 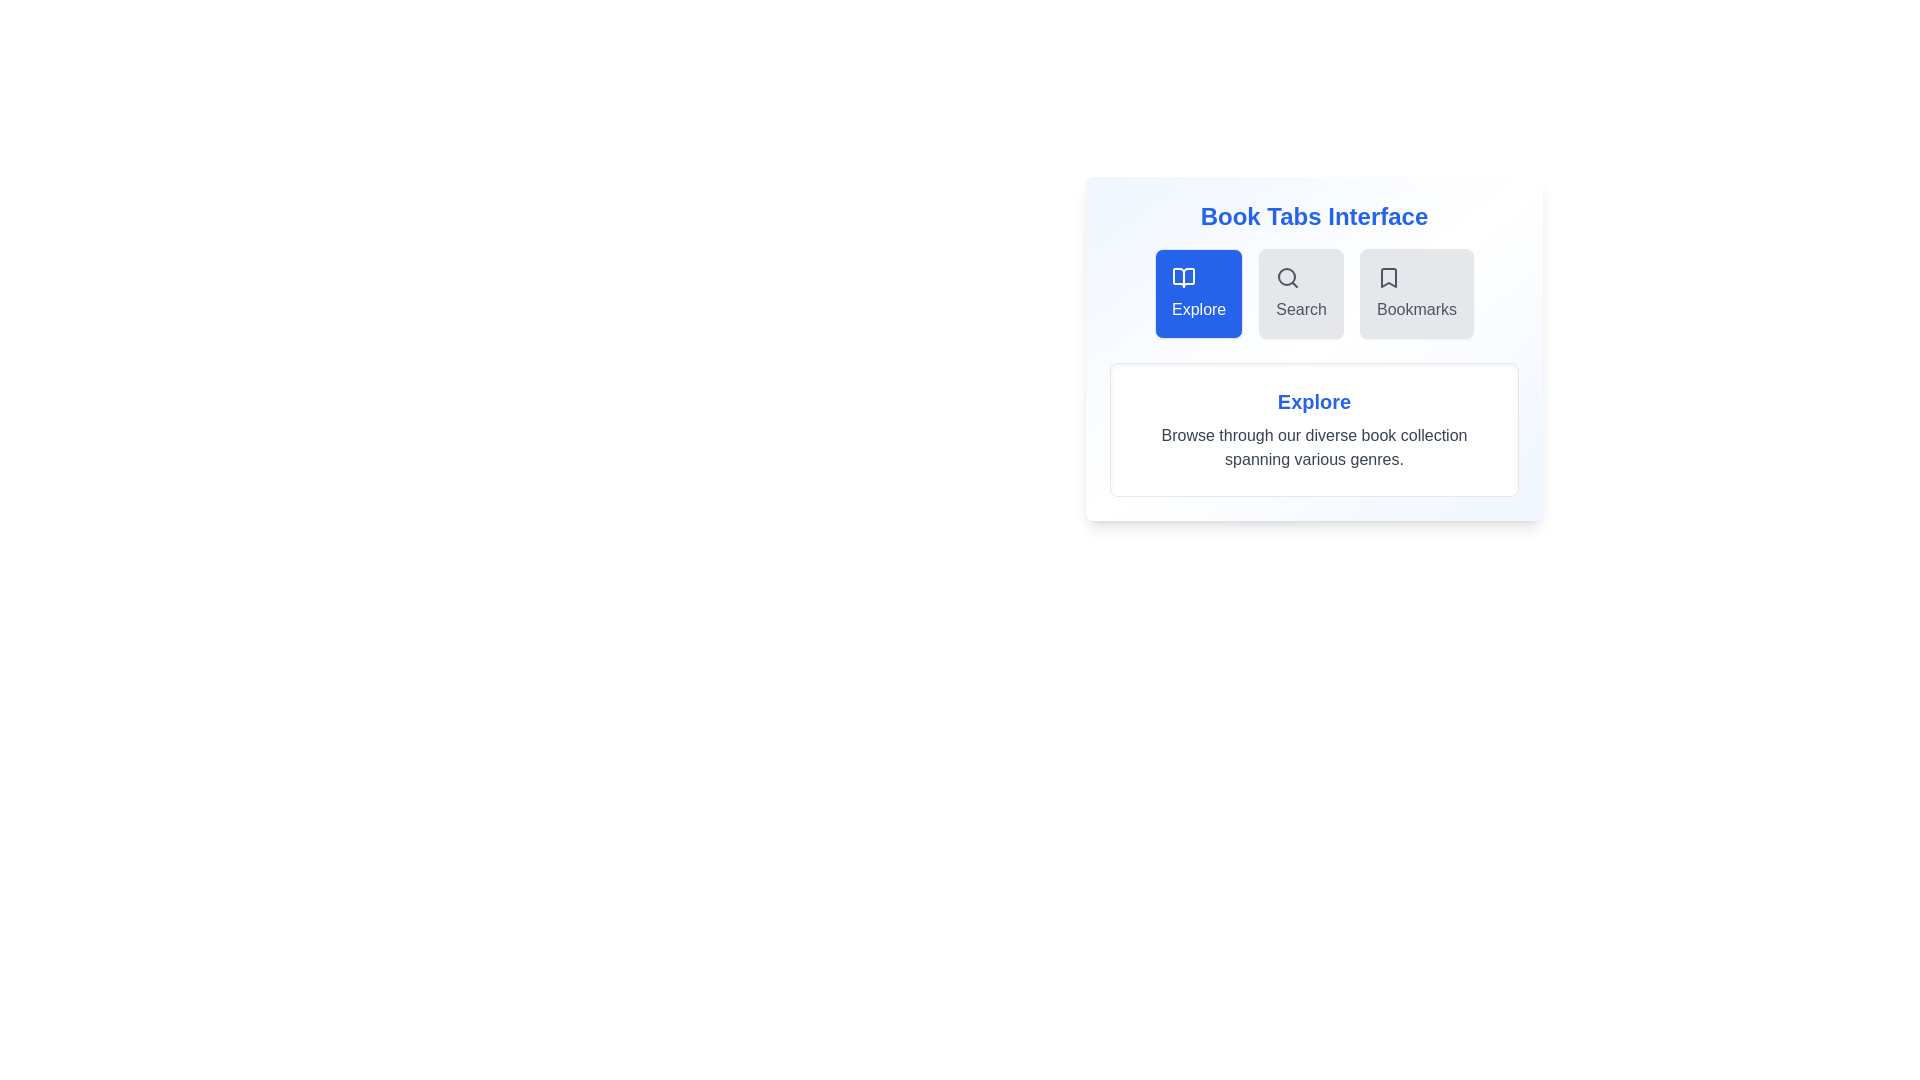 I want to click on the tab labeled Bookmarks, so click(x=1415, y=293).